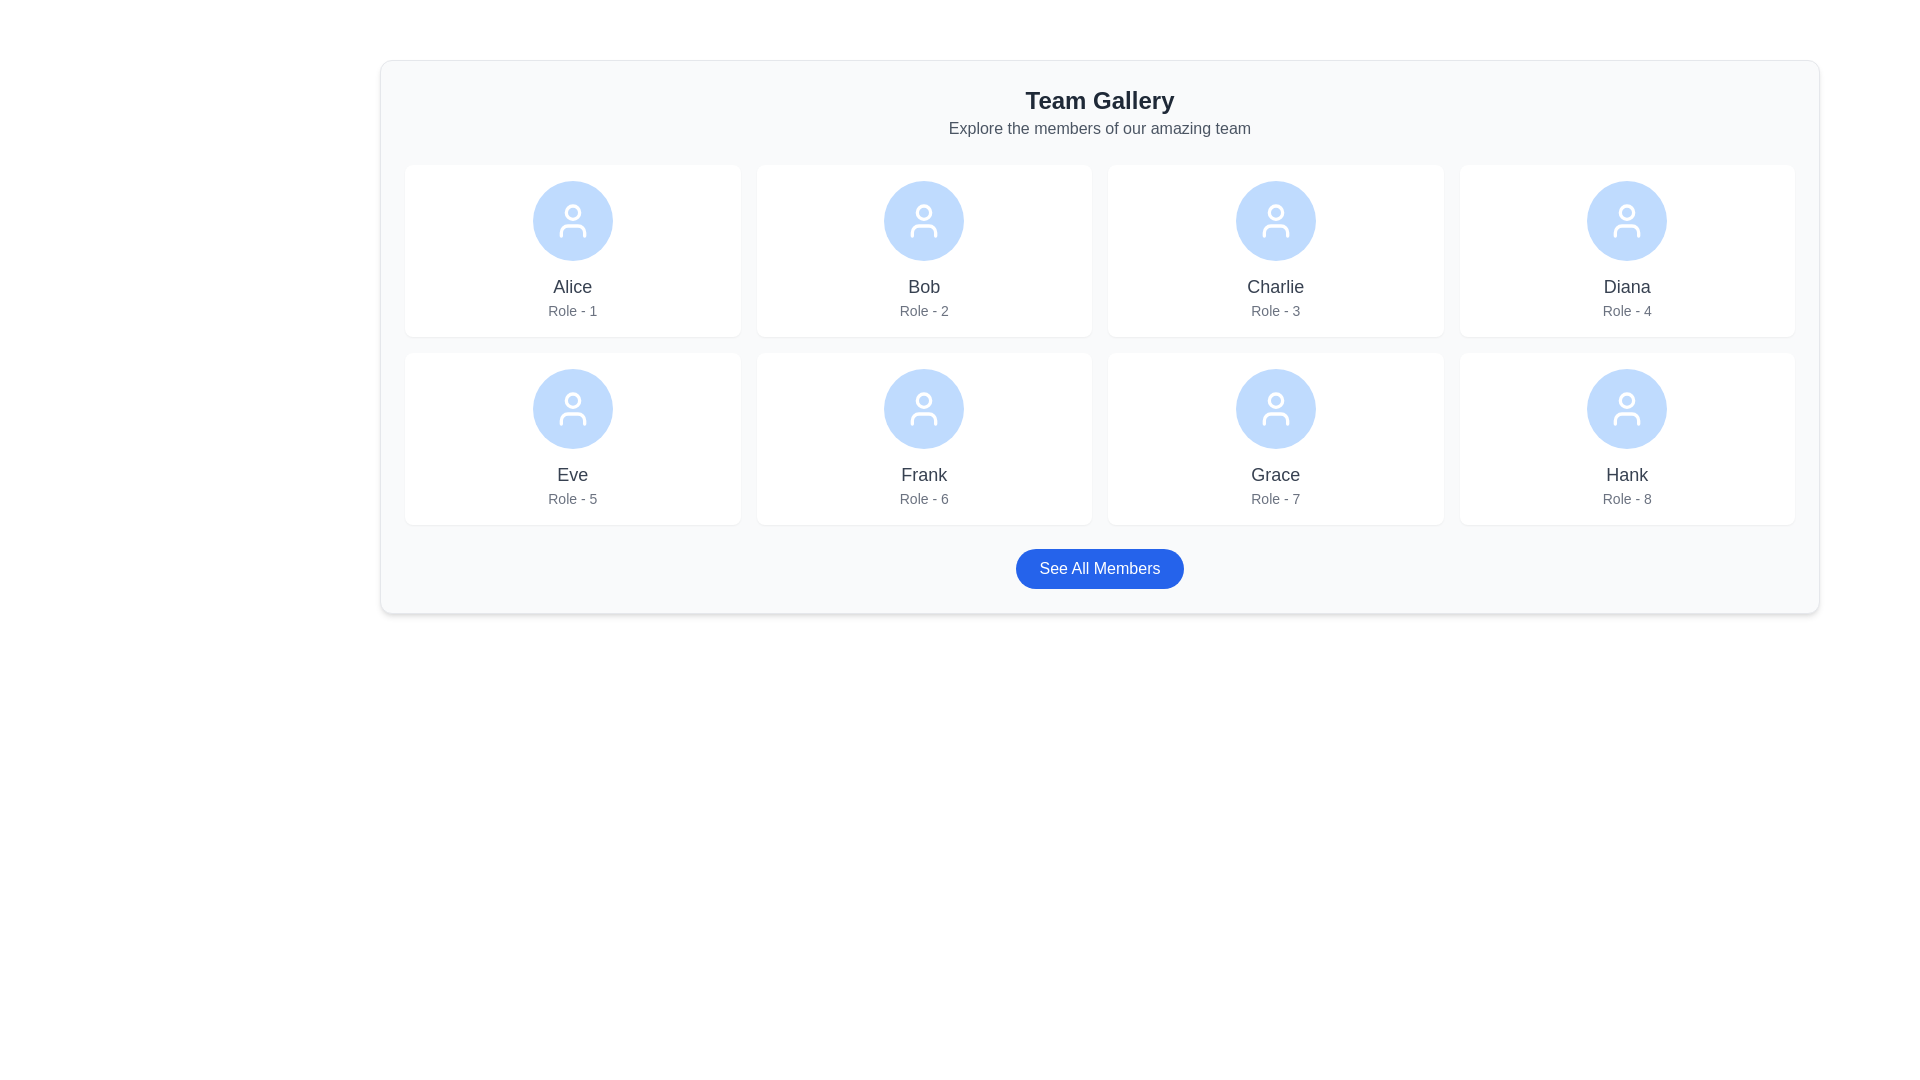  I want to click on text label displaying the name 'Bob', which is located in the card labeled 'Role - 2' in the second column of the top row, above the role description text and below a circular avatar icon, so click(923, 286).